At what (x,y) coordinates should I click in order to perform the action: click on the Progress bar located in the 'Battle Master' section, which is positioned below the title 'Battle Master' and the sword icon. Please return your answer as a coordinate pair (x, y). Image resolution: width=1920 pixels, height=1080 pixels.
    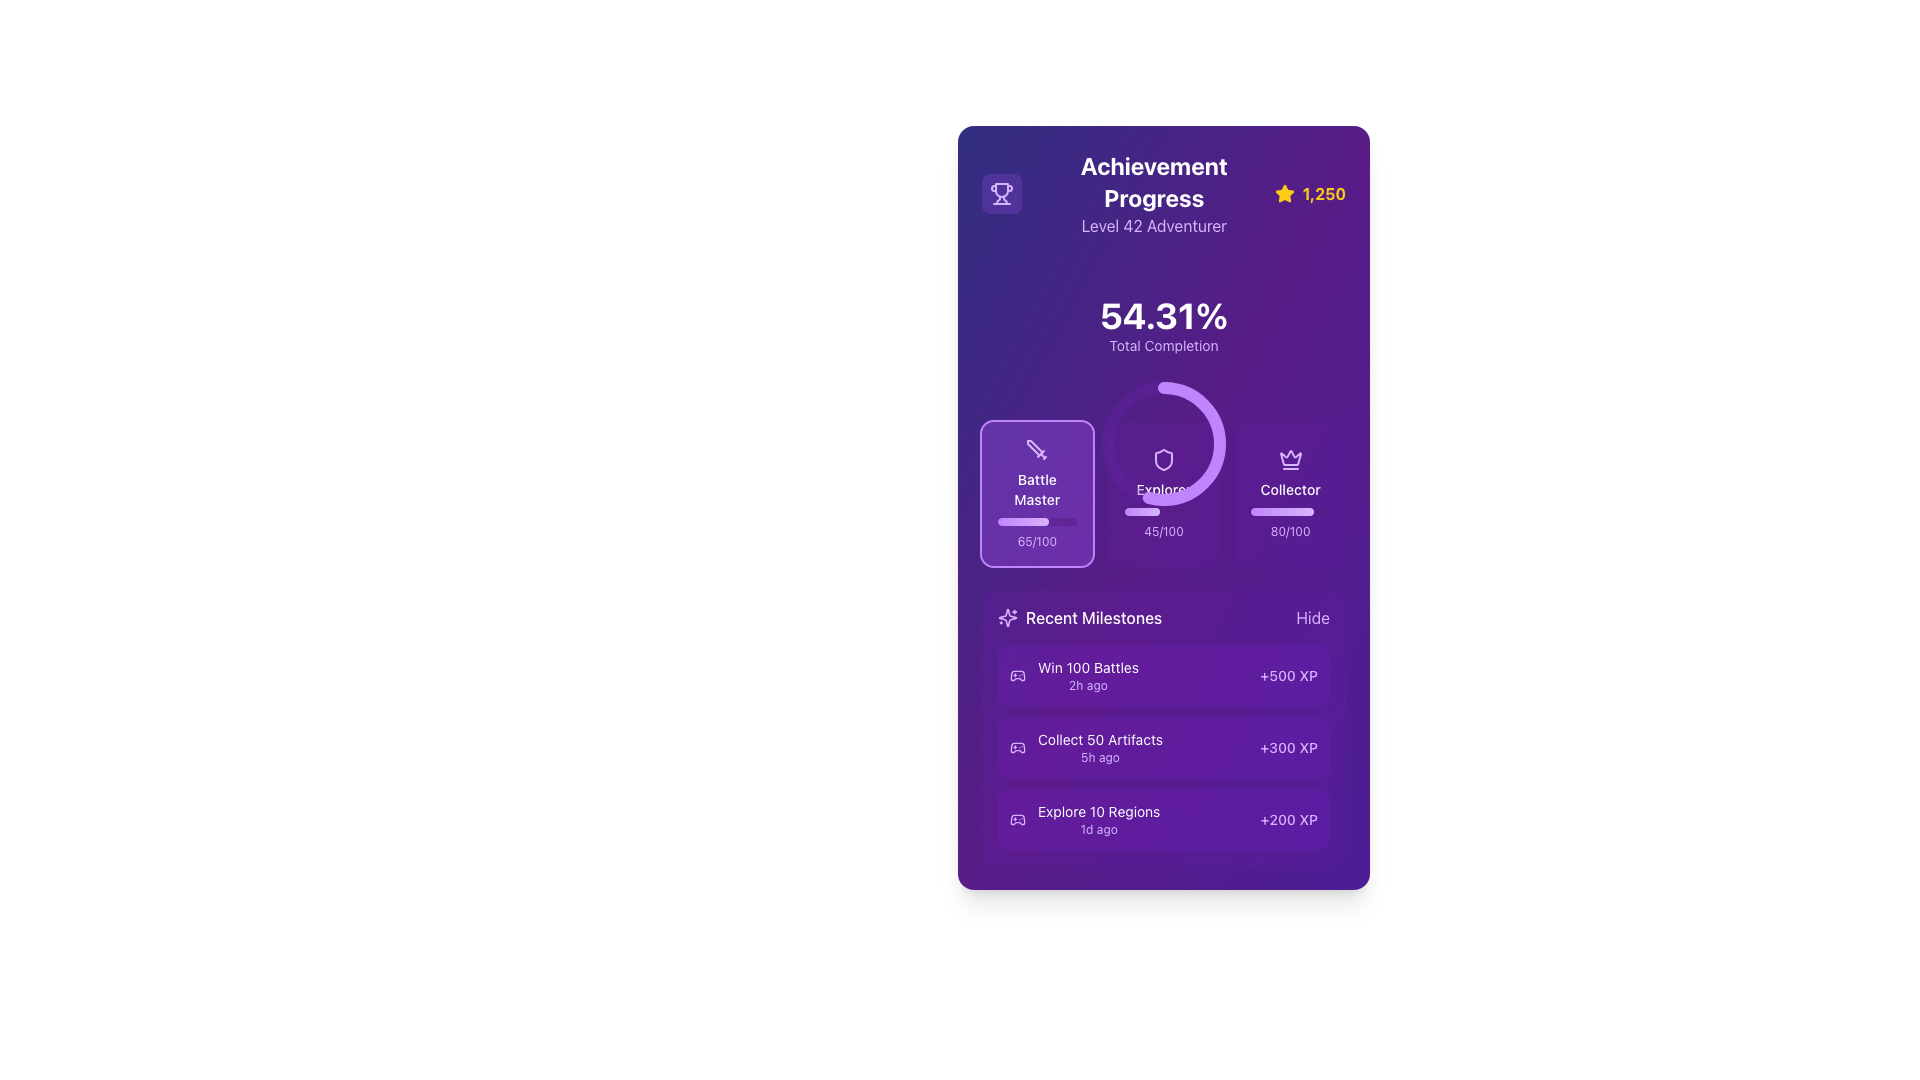
    Looking at the image, I should click on (1037, 520).